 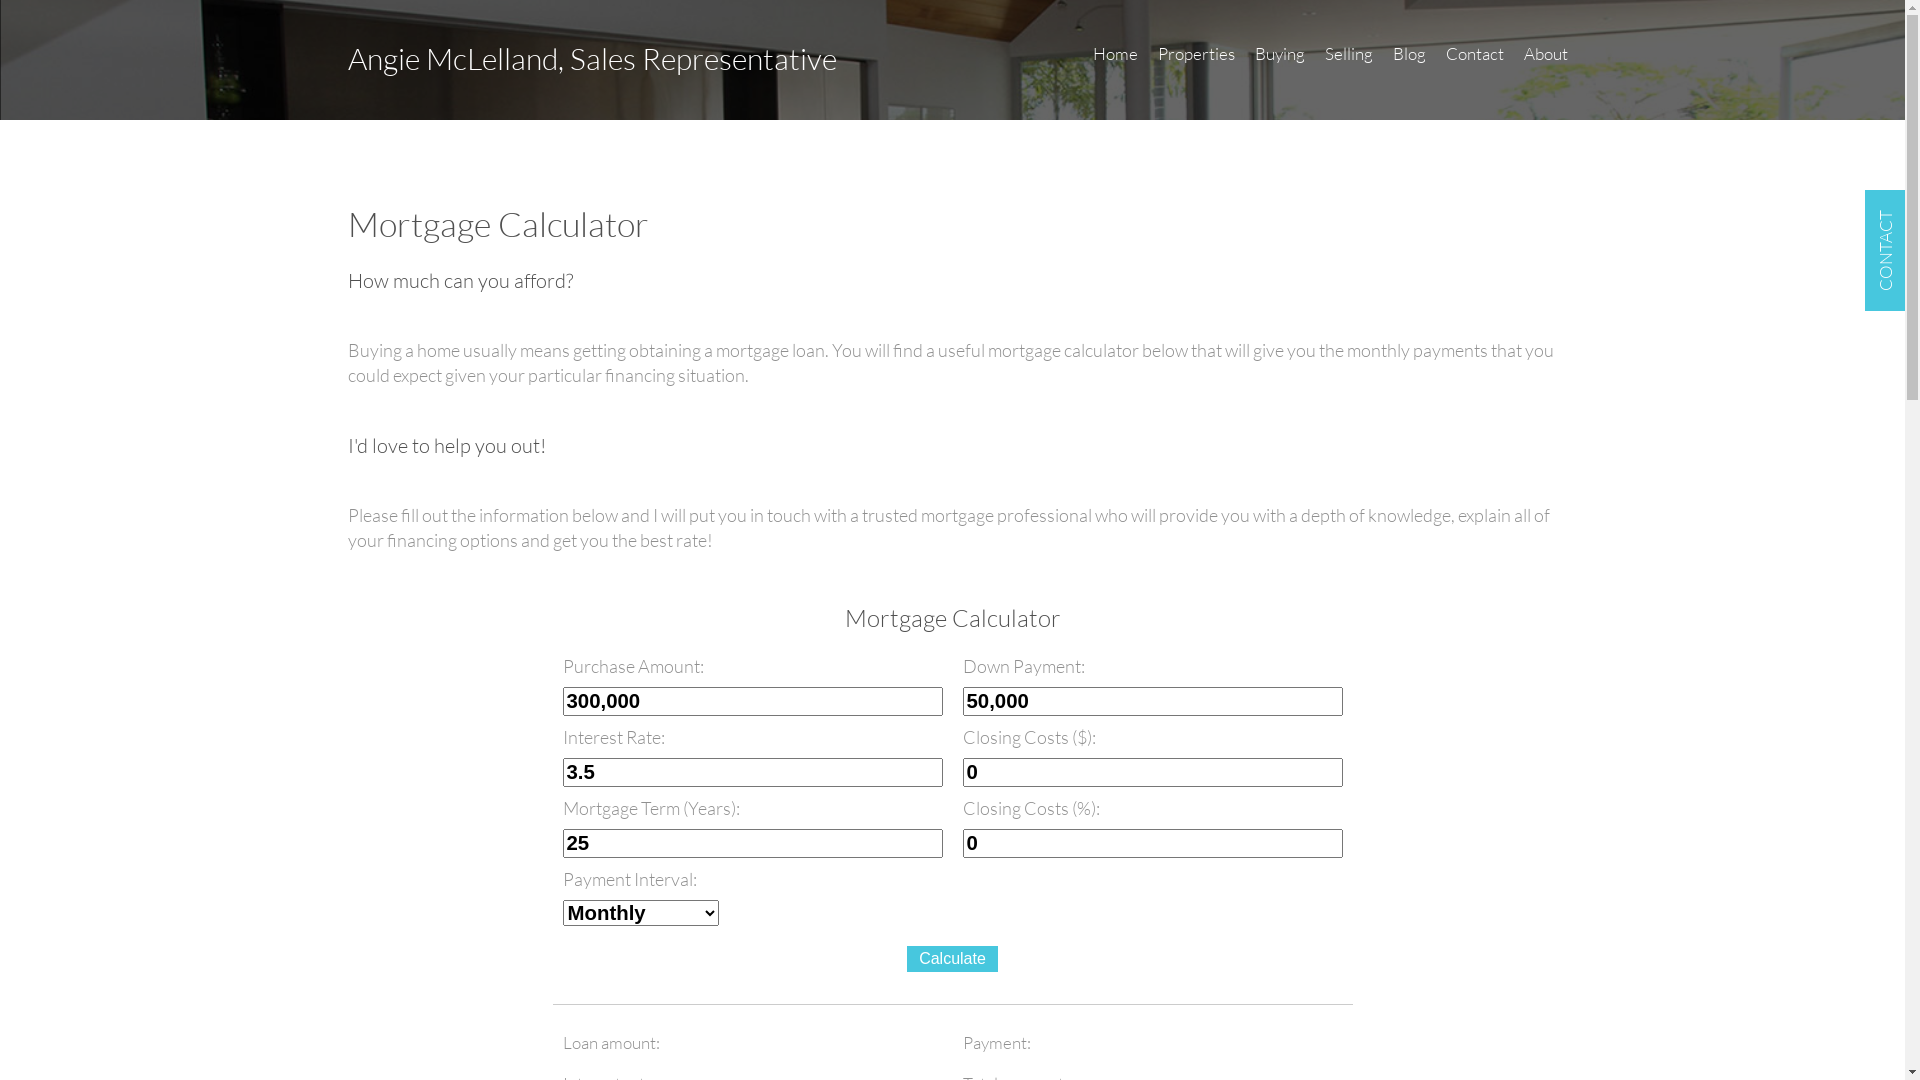 What do you see at coordinates (1348, 60) in the screenshot?
I see `'Selling'` at bounding box center [1348, 60].